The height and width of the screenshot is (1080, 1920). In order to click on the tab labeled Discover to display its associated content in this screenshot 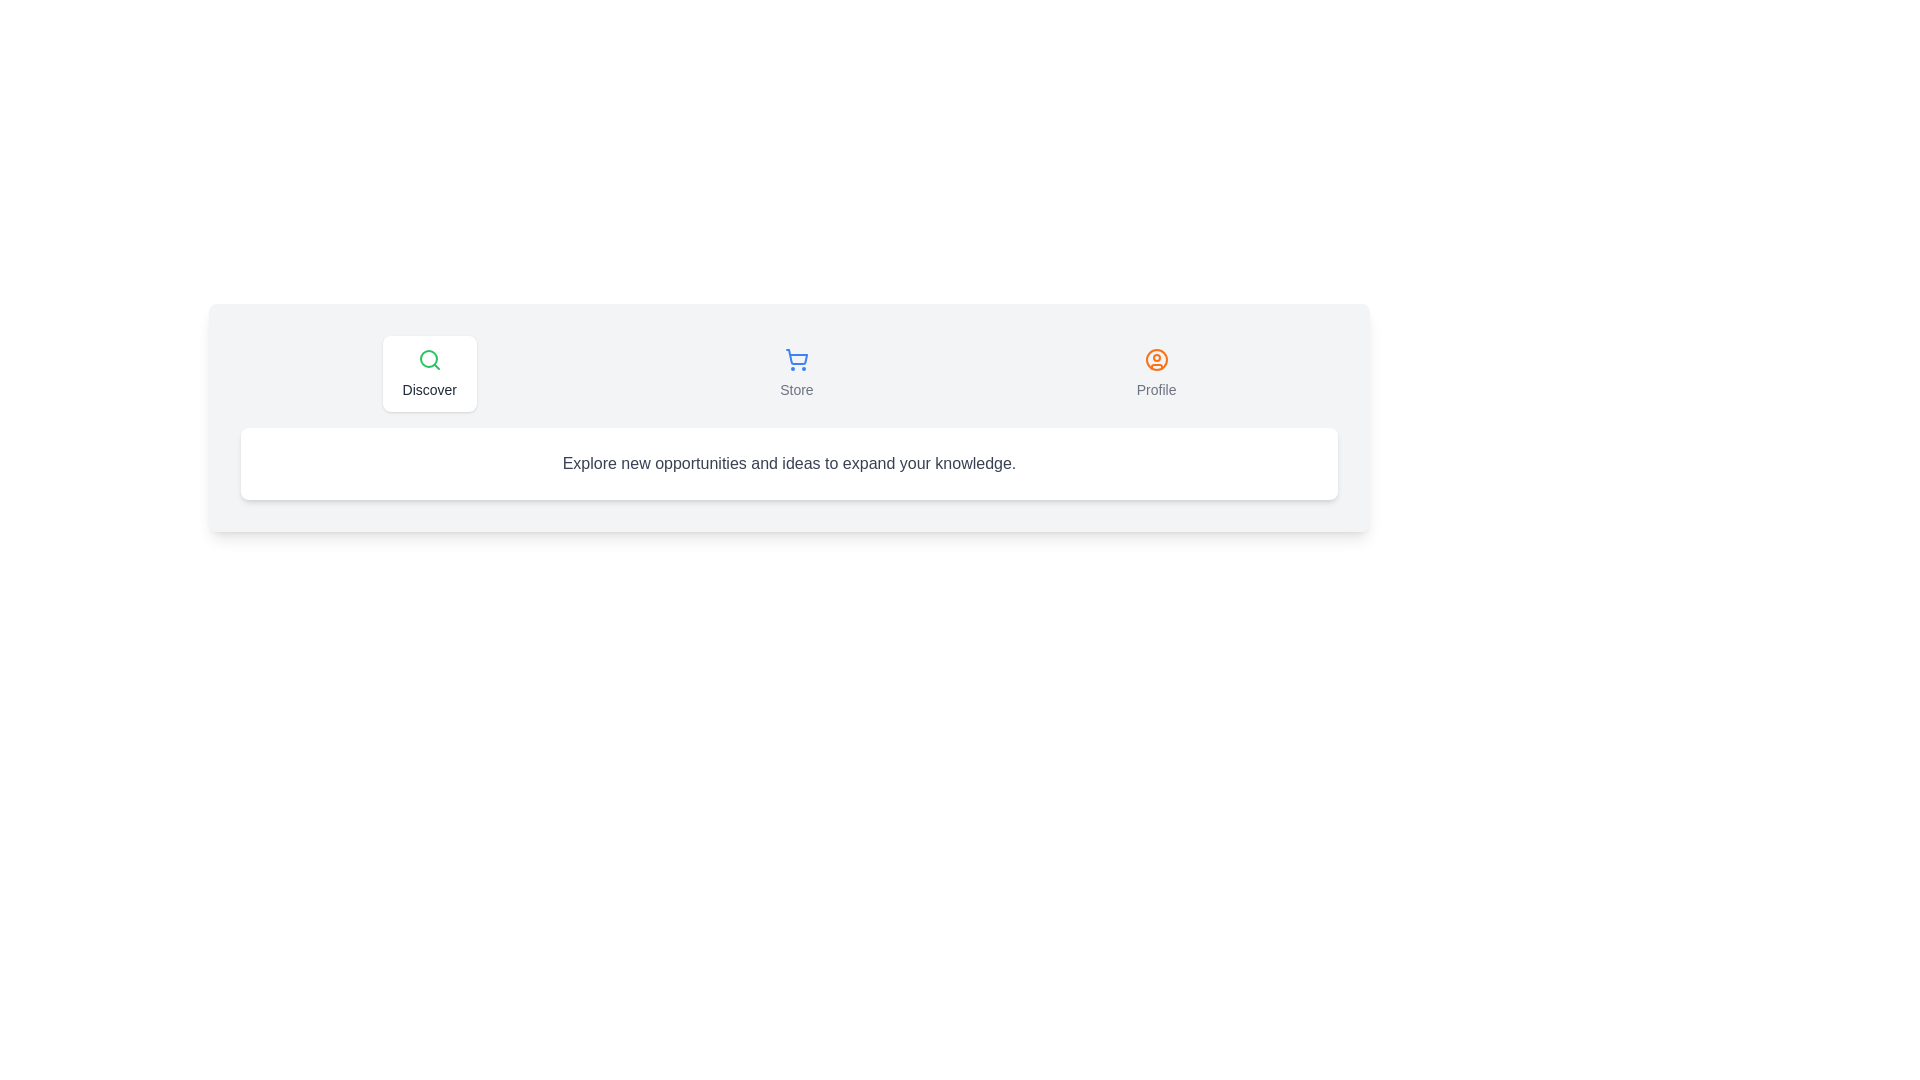, I will do `click(427, 374)`.